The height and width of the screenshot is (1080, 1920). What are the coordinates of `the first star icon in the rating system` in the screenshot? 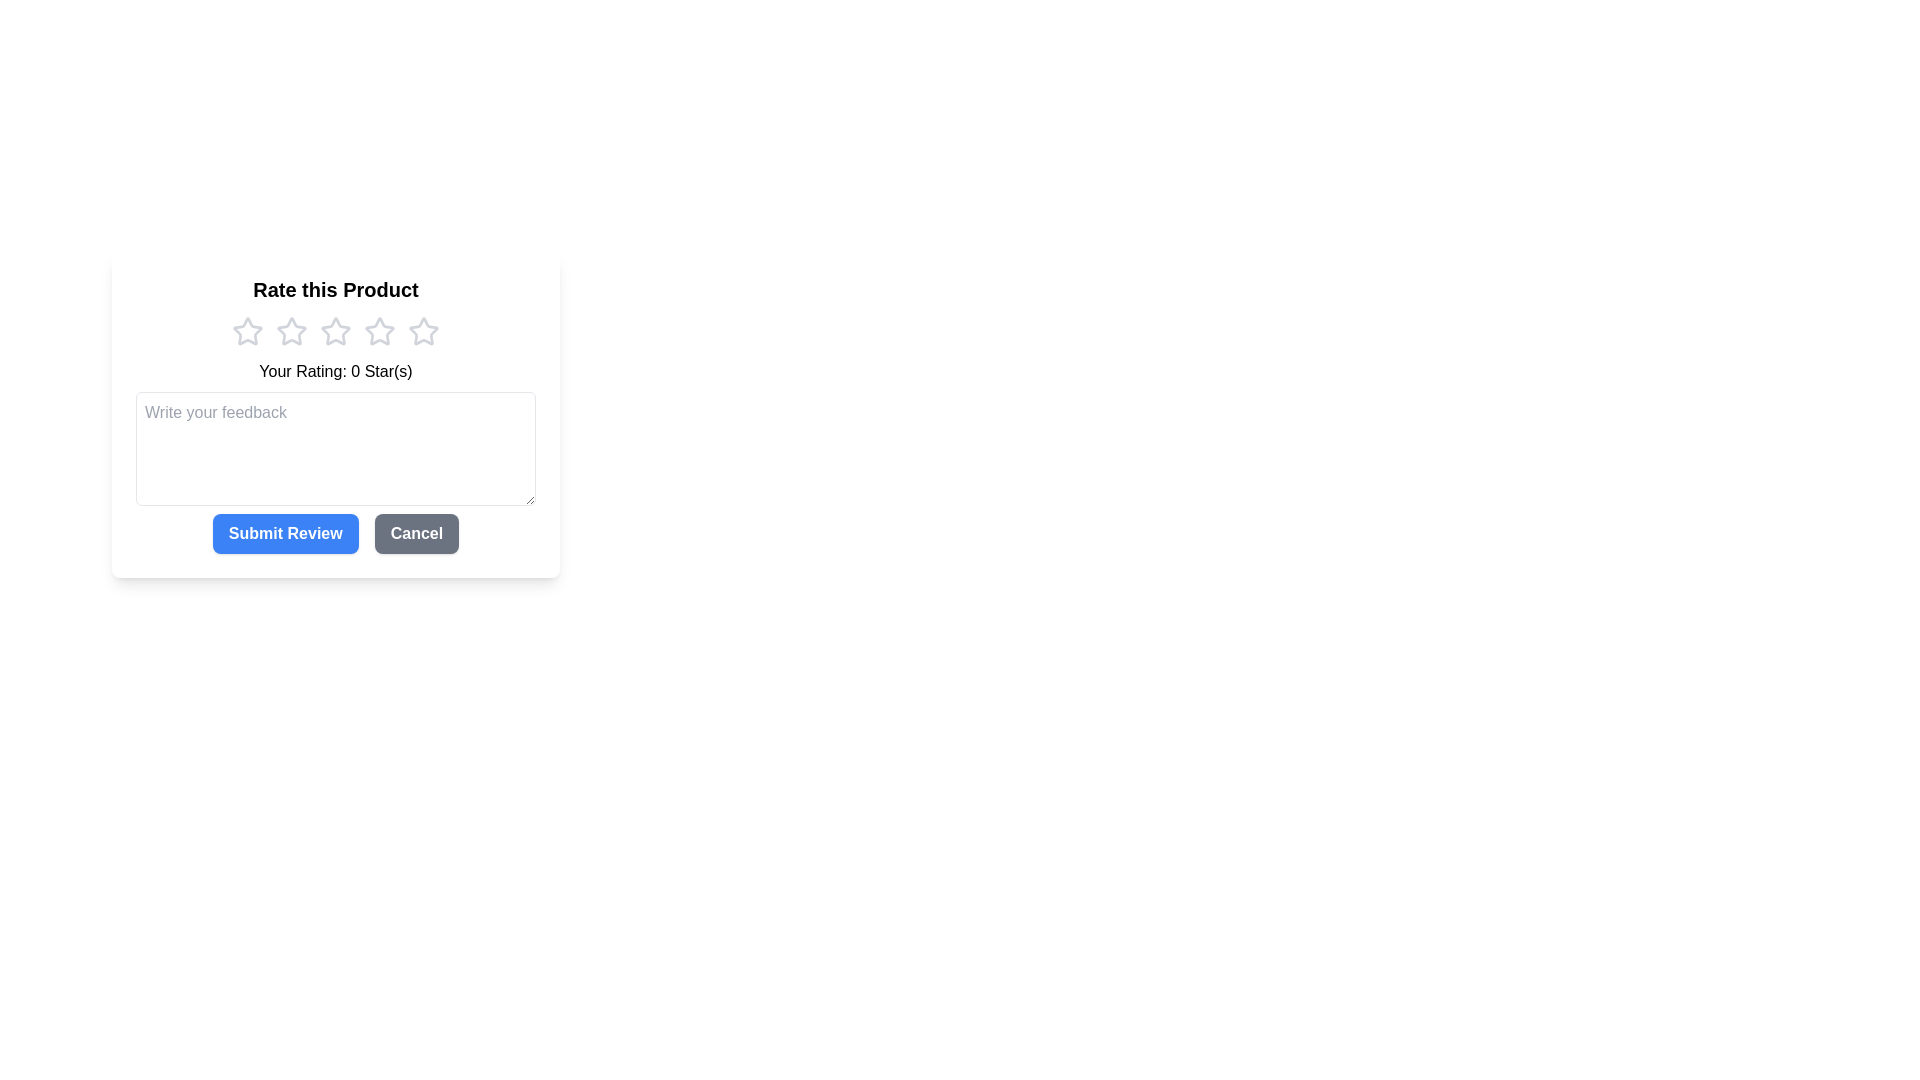 It's located at (247, 330).